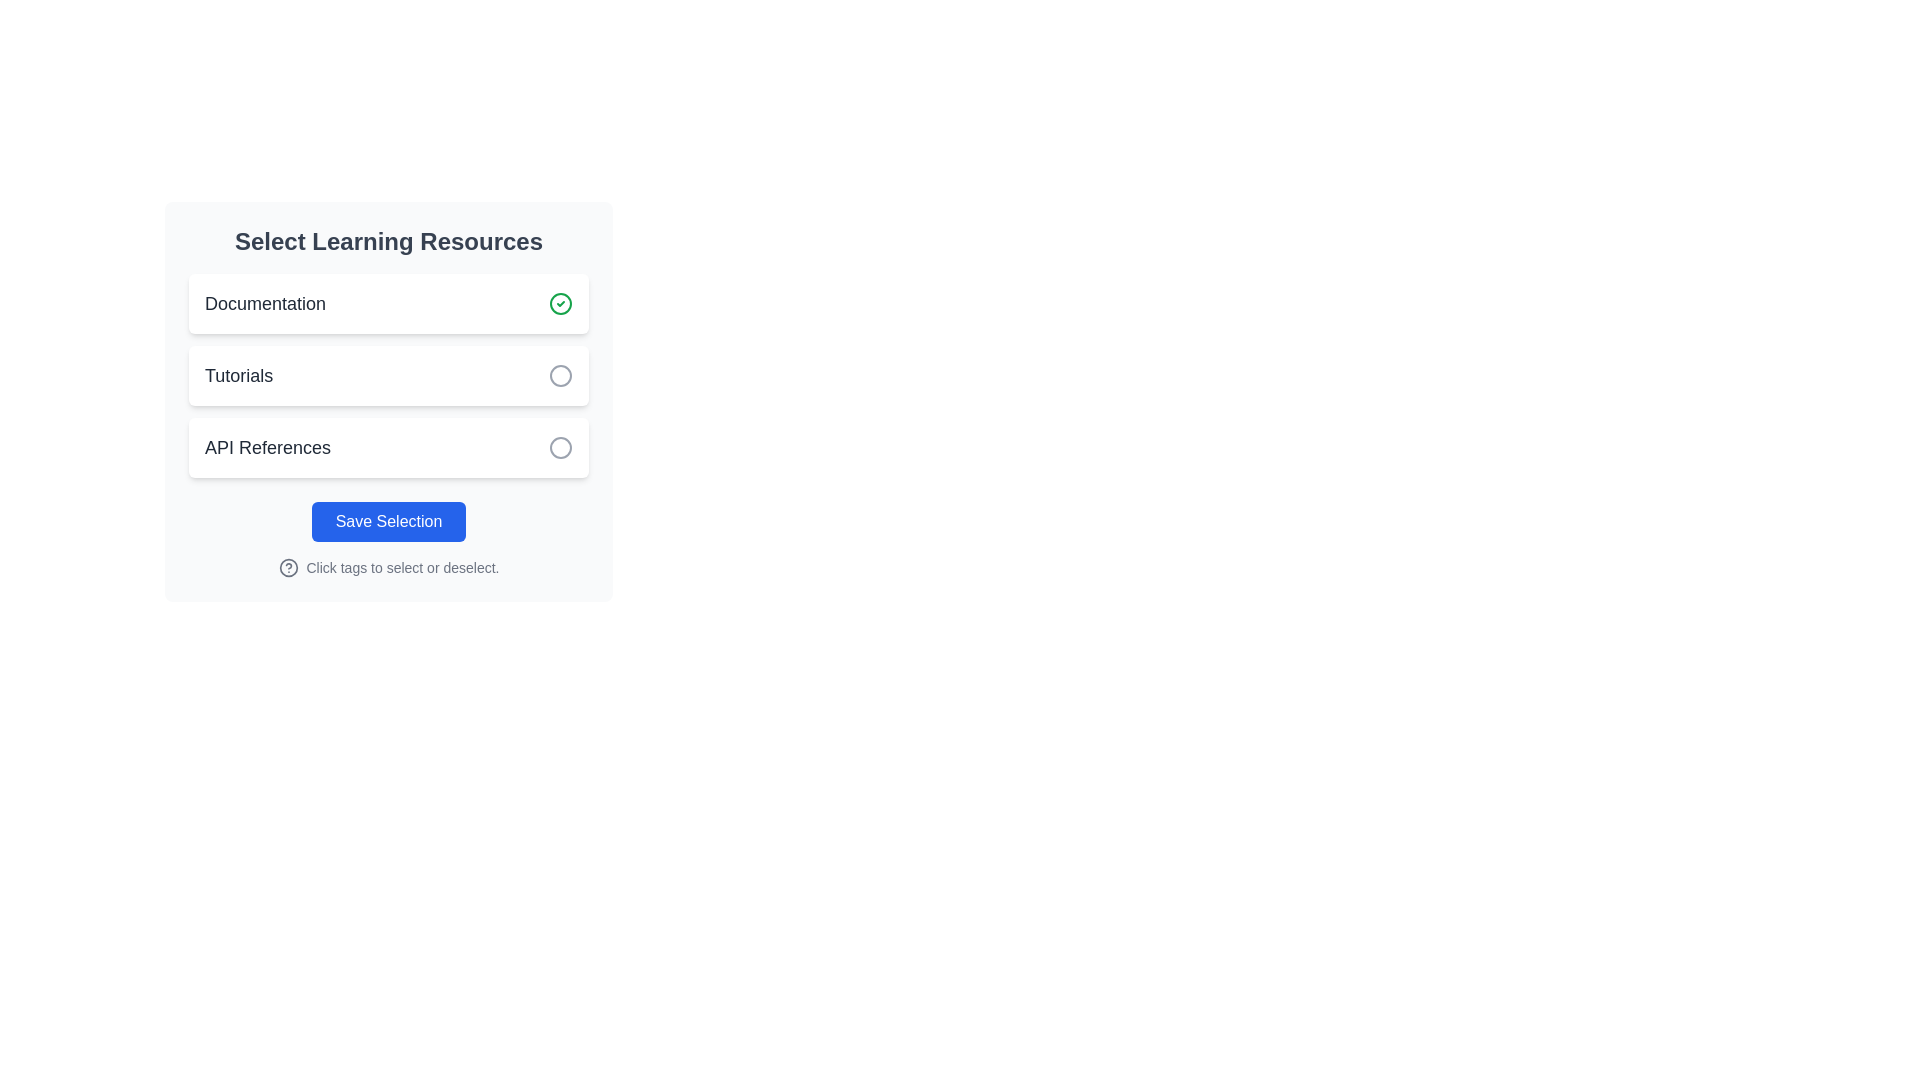 The image size is (1920, 1080). Describe the element at coordinates (388, 375) in the screenshot. I see `the selectable tutorial option button located between the 'Documentation' and 'API References' buttons` at that location.